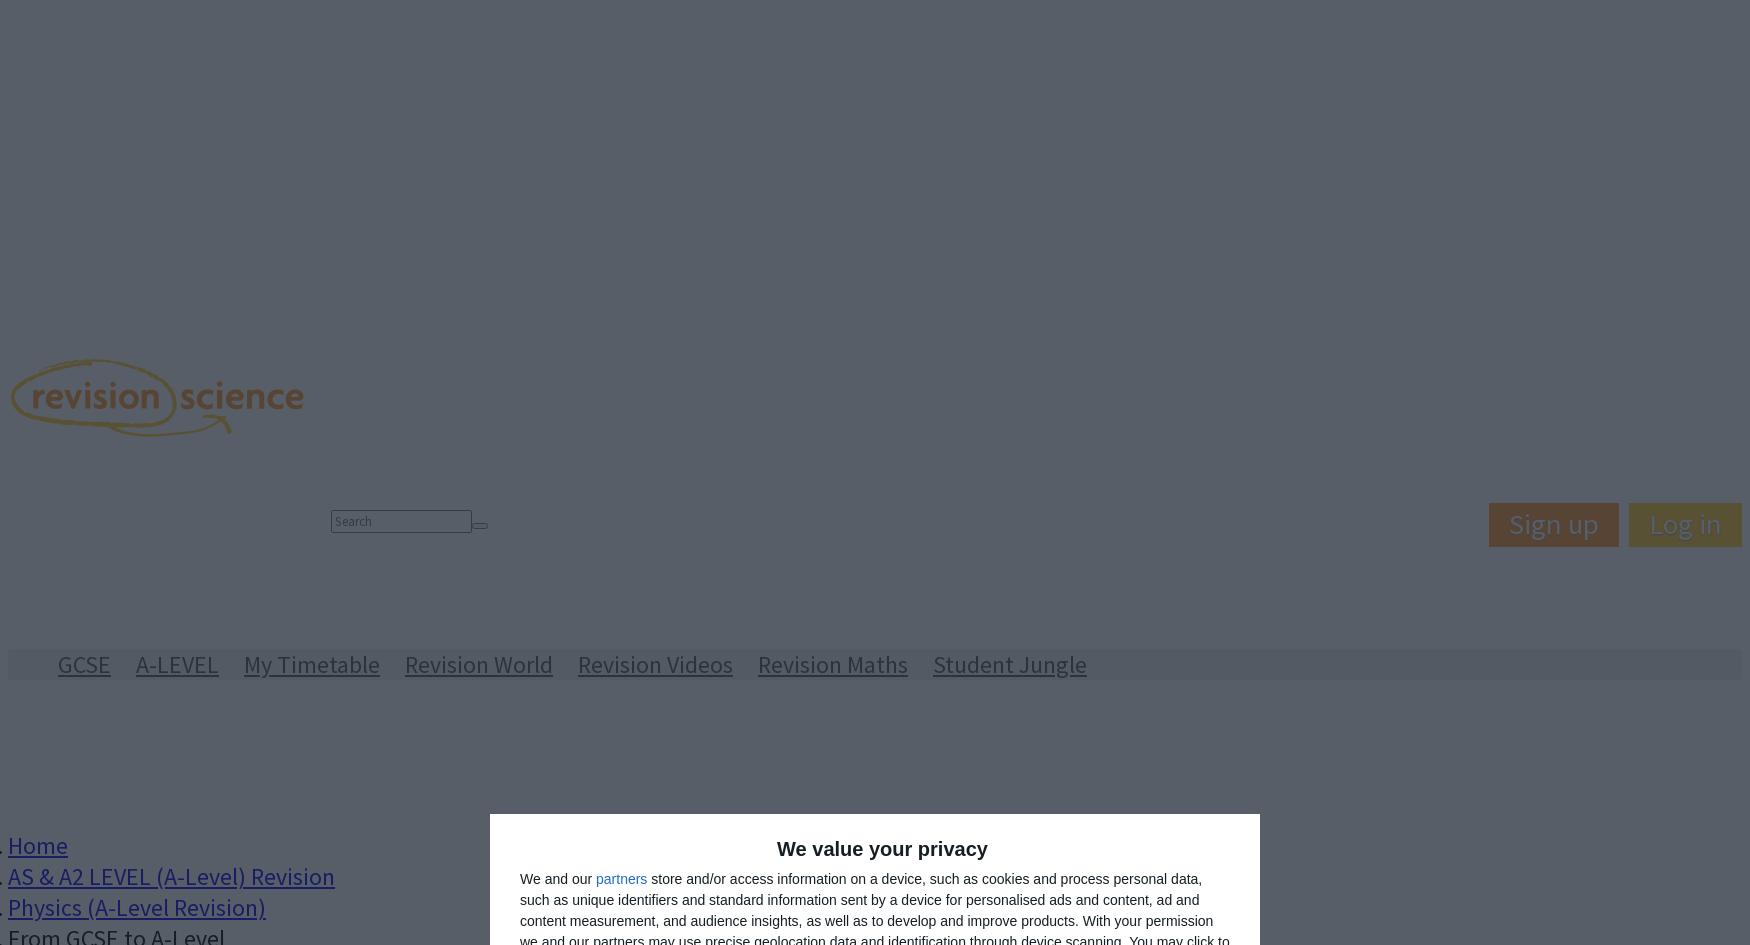  I want to click on 'A-LEVEL', so click(176, 663).